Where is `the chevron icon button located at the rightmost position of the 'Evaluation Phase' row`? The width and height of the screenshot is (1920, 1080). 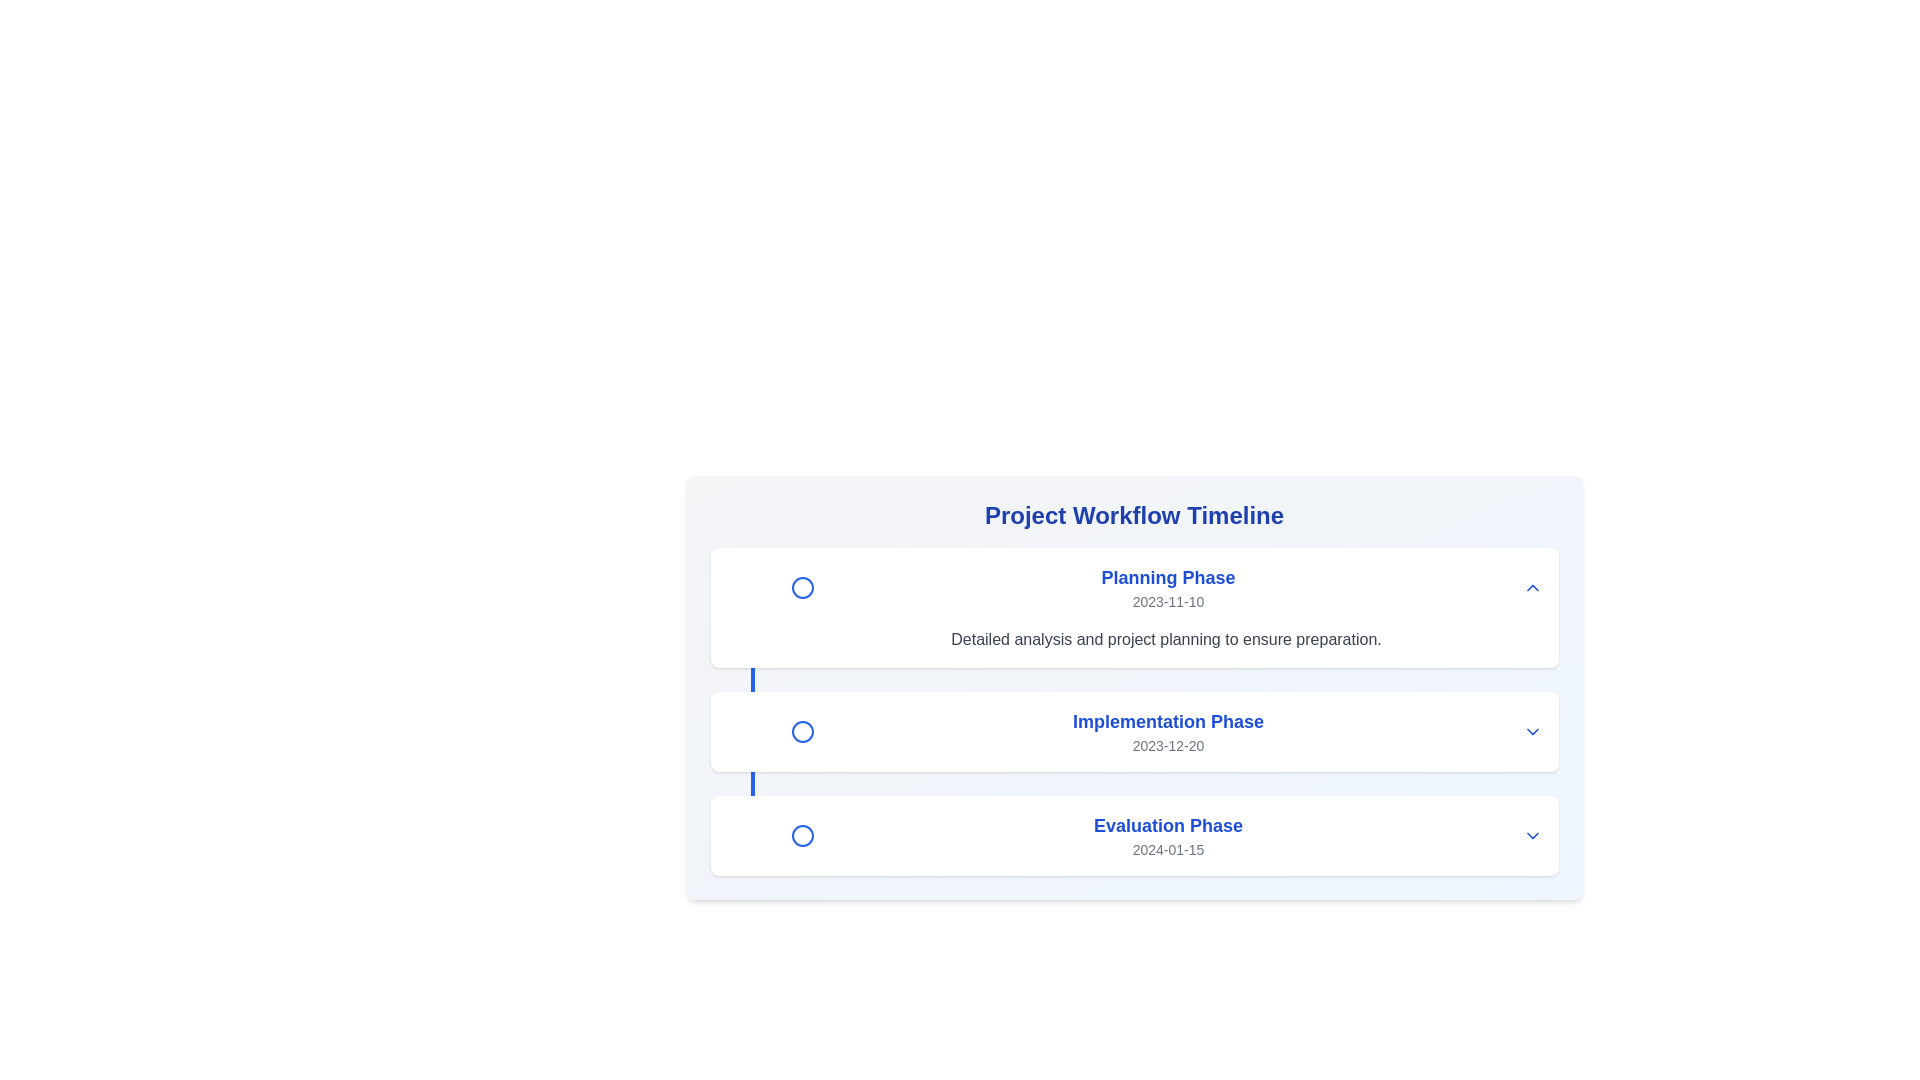 the chevron icon button located at the rightmost position of the 'Evaluation Phase' row is located at coordinates (1531, 836).